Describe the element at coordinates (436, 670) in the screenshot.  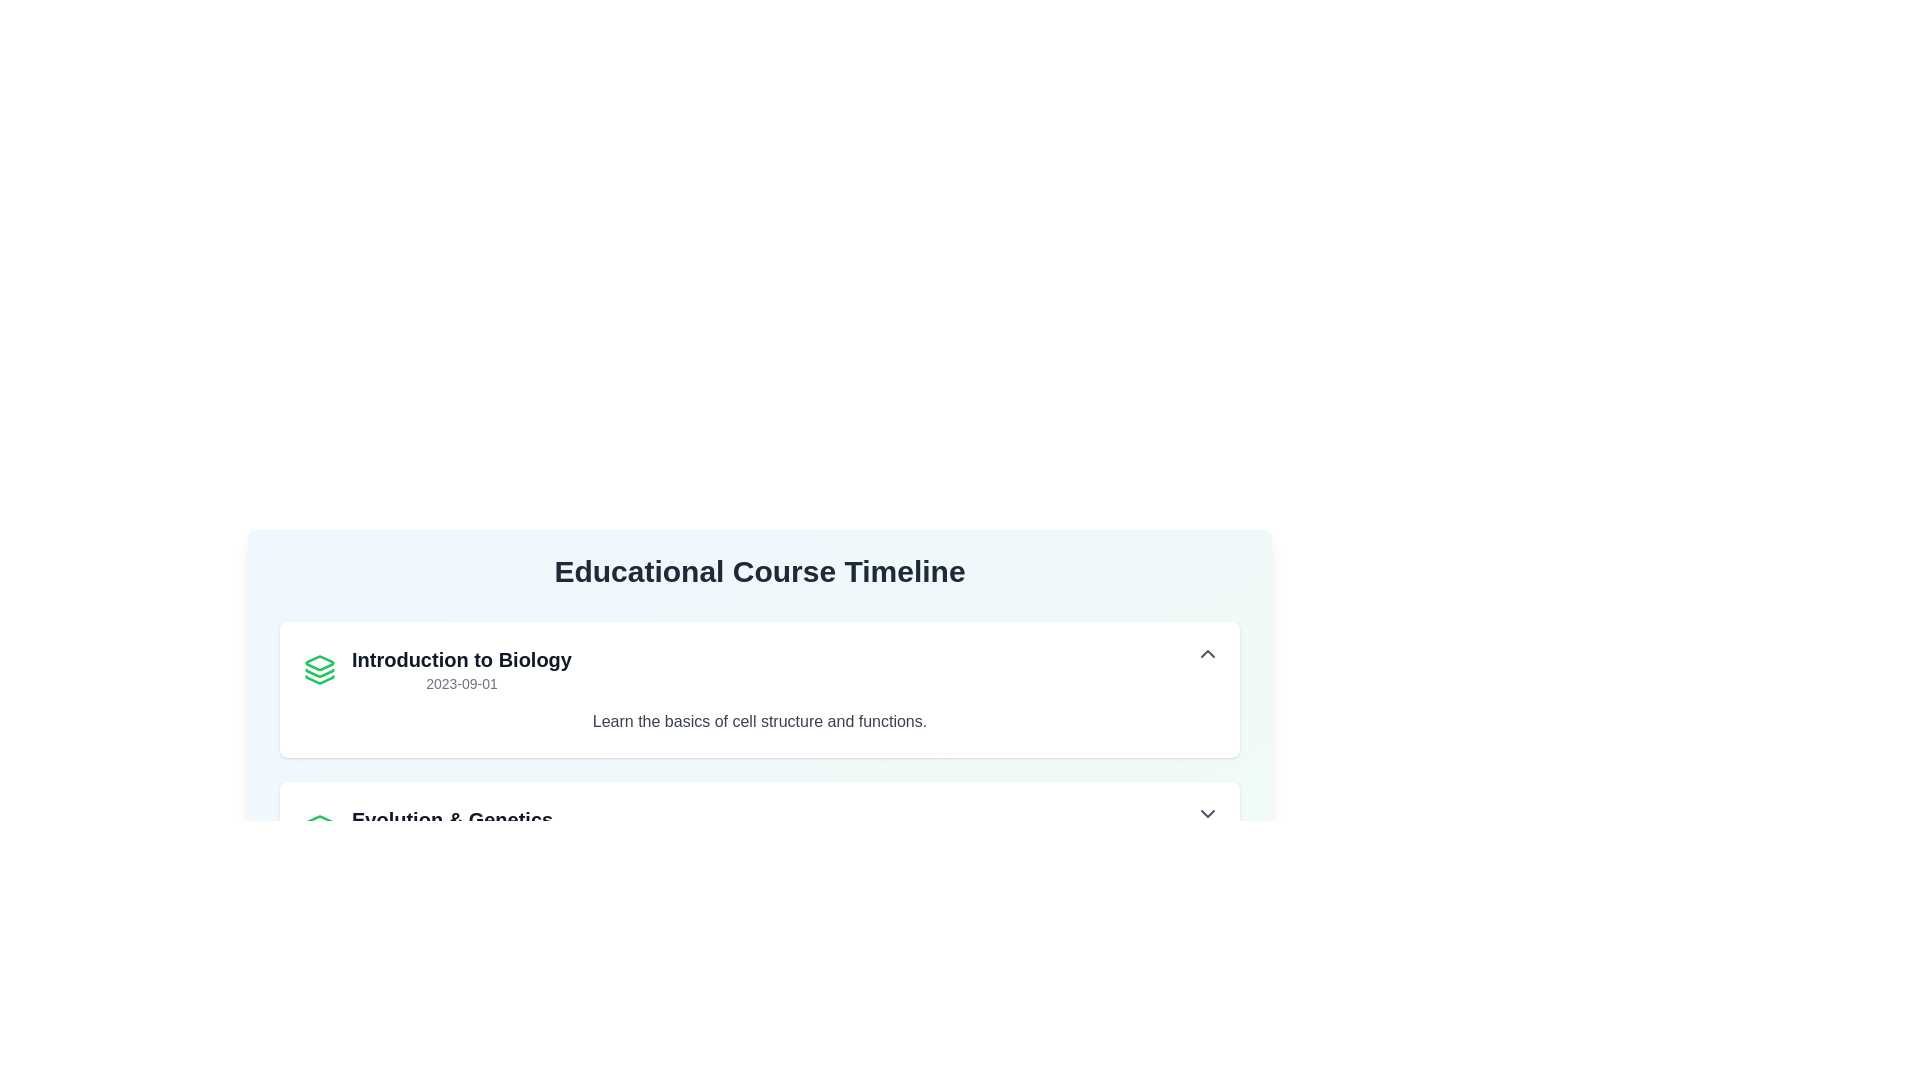
I see `the Header displaying 'Introduction to Biology' with the date '2023-09-01' and an icon of overlapping shapes in green color` at that location.